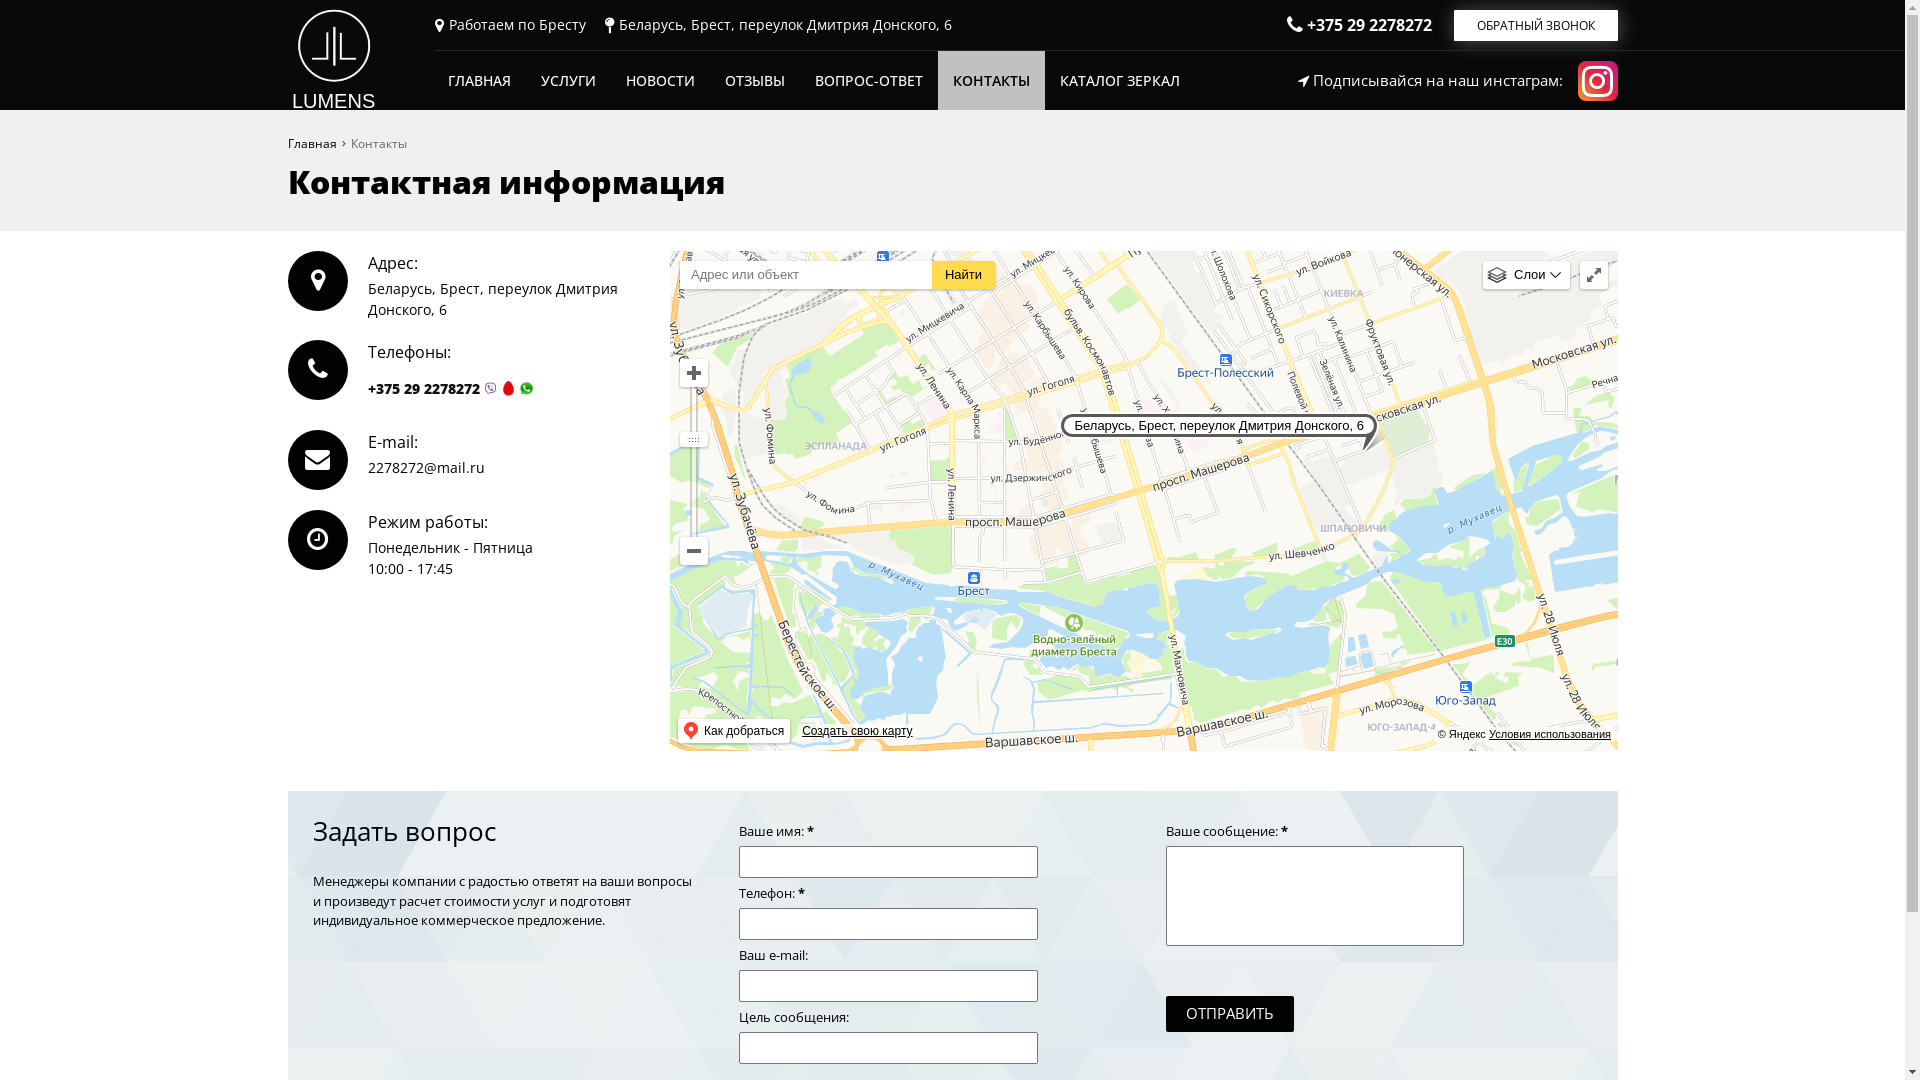 The image size is (1920, 1080). What do you see at coordinates (334, 56) in the screenshot?
I see `'LUMENS'` at bounding box center [334, 56].